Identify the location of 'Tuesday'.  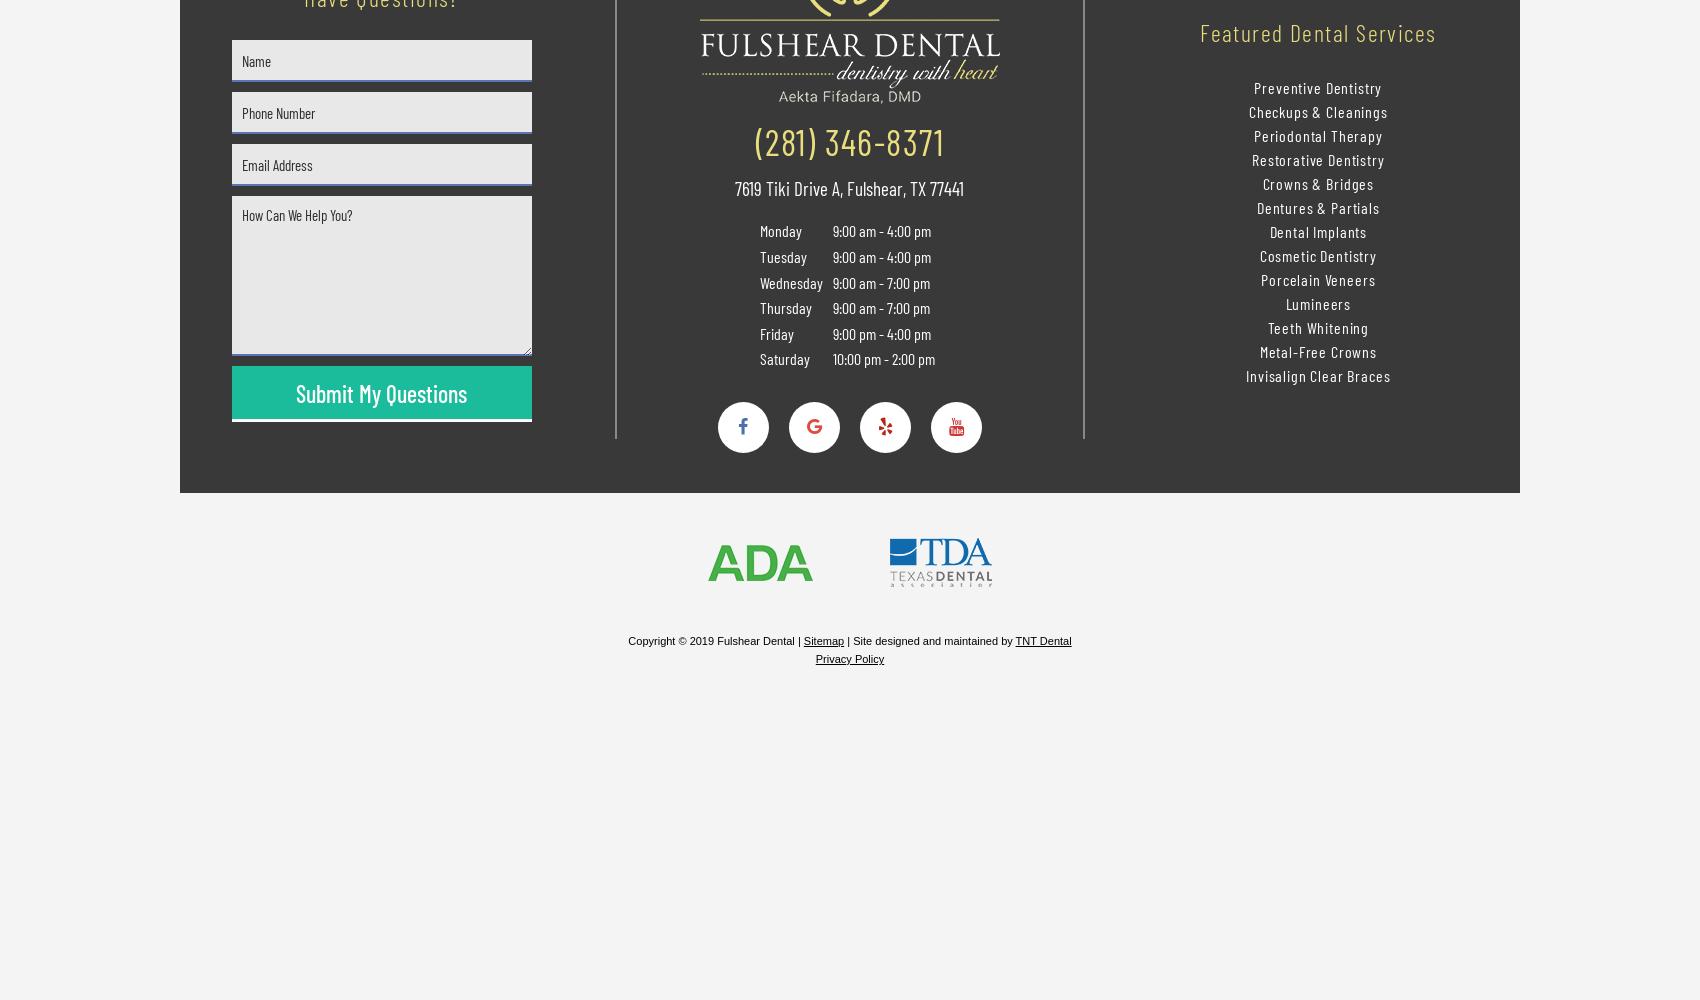
(781, 256).